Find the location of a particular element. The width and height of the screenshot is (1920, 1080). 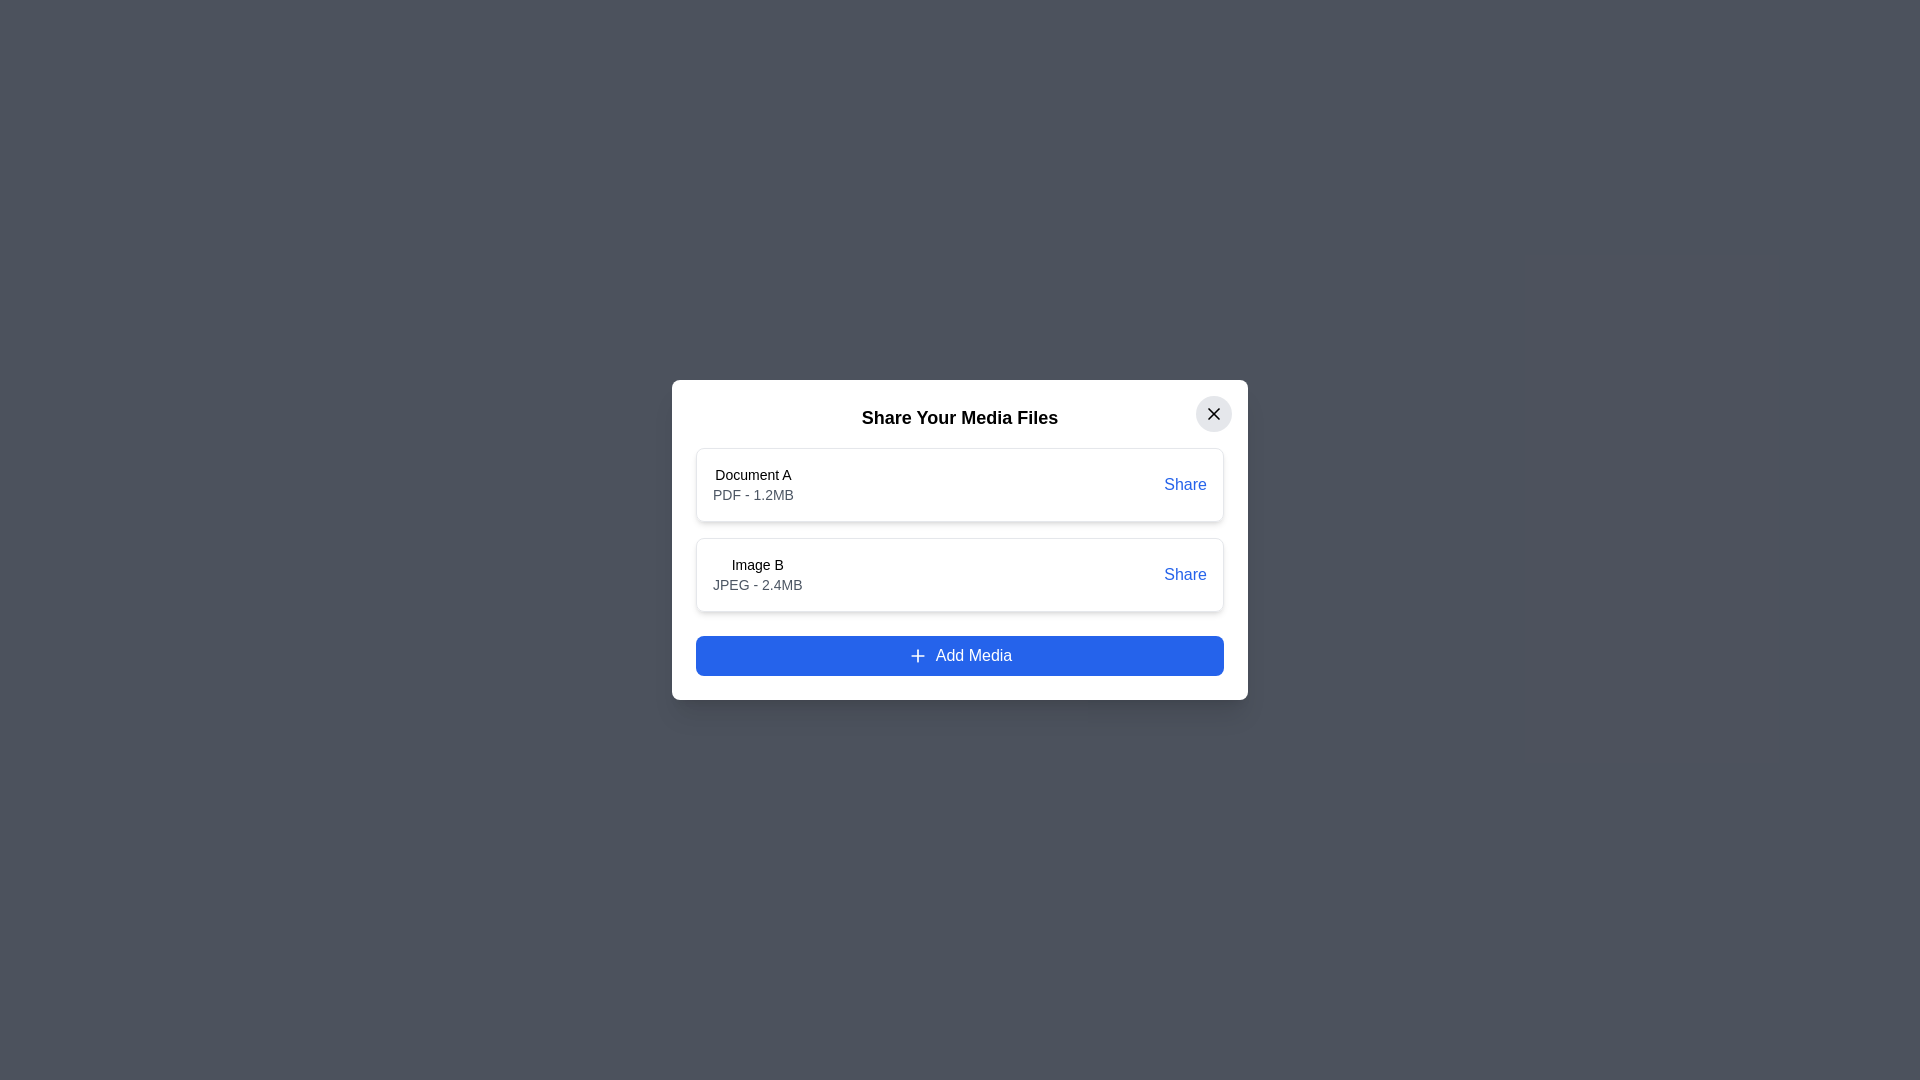

the 'Add Media' button to initiate adding a new media file is located at coordinates (960, 655).